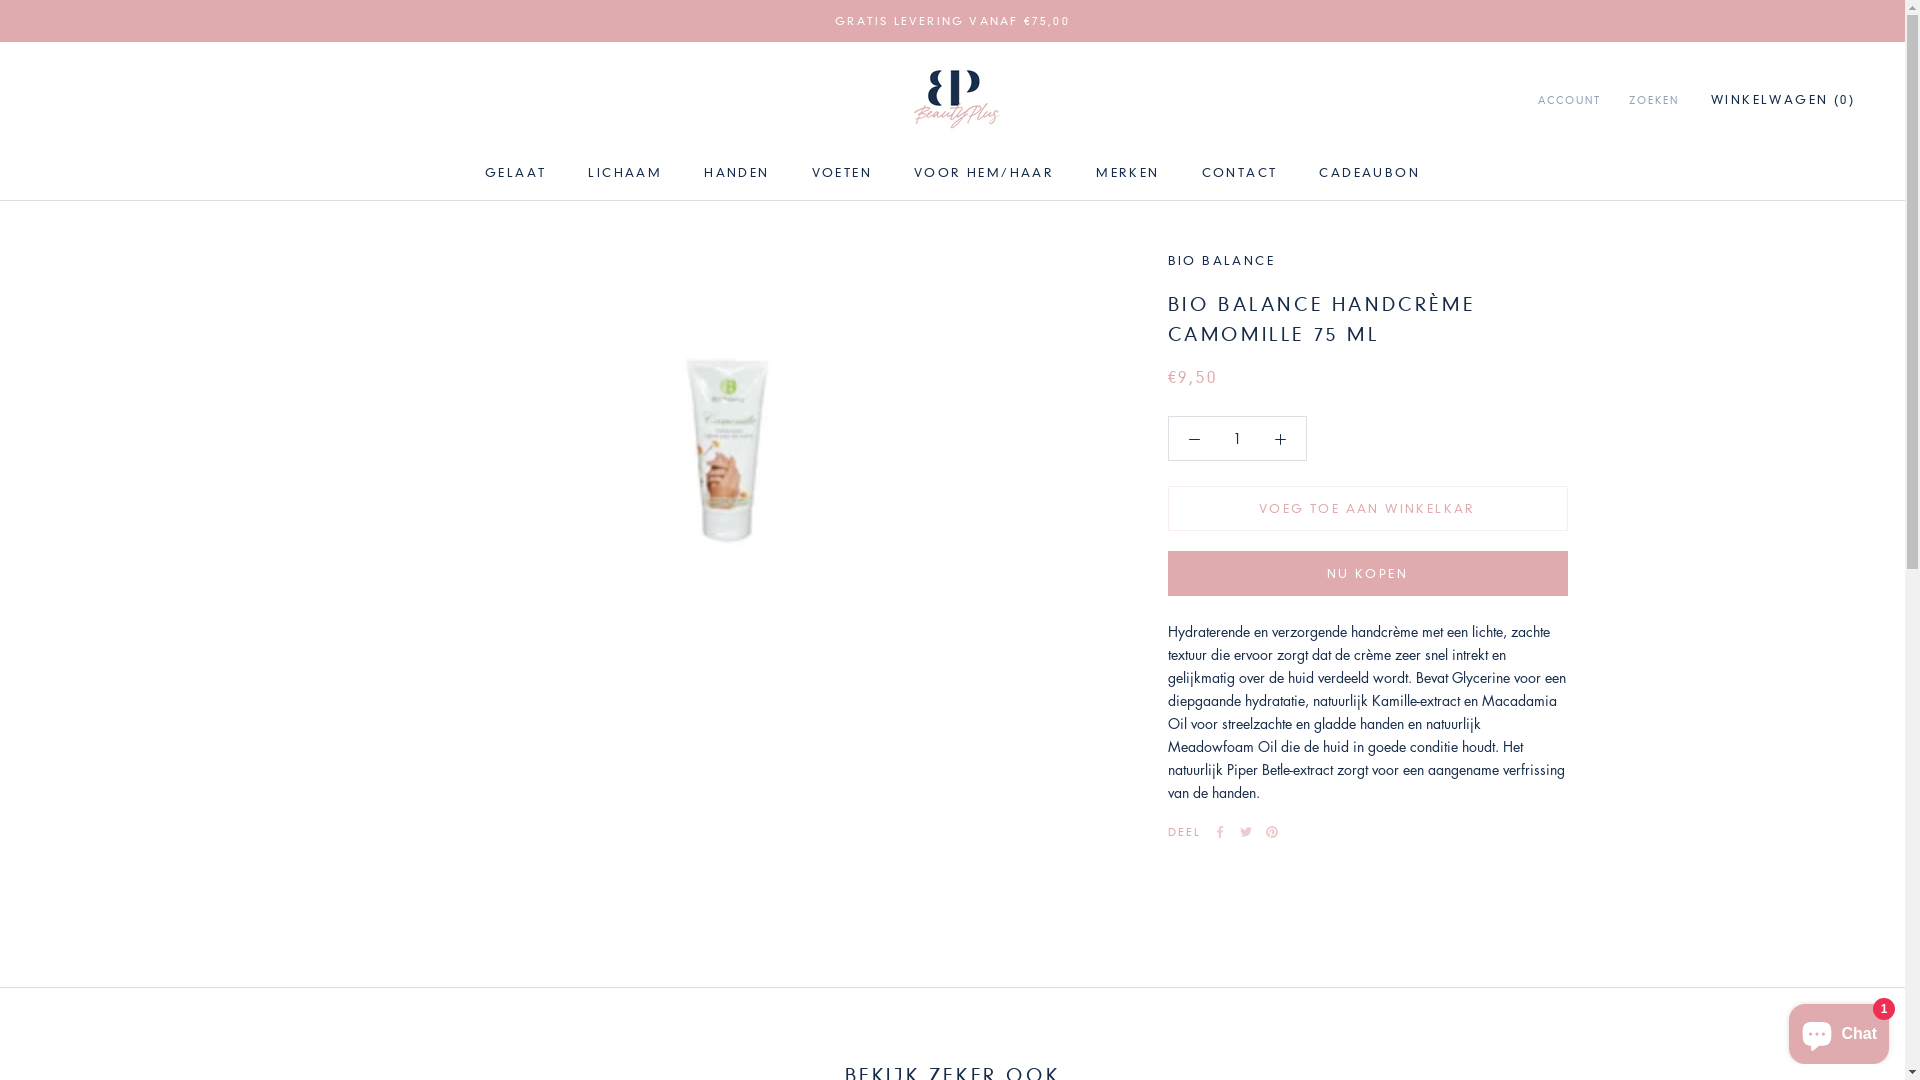 Image resolution: width=1920 pixels, height=1080 pixels. What do you see at coordinates (1238, 171) in the screenshot?
I see `'CONTACT` at bounding box center [1238, 171].